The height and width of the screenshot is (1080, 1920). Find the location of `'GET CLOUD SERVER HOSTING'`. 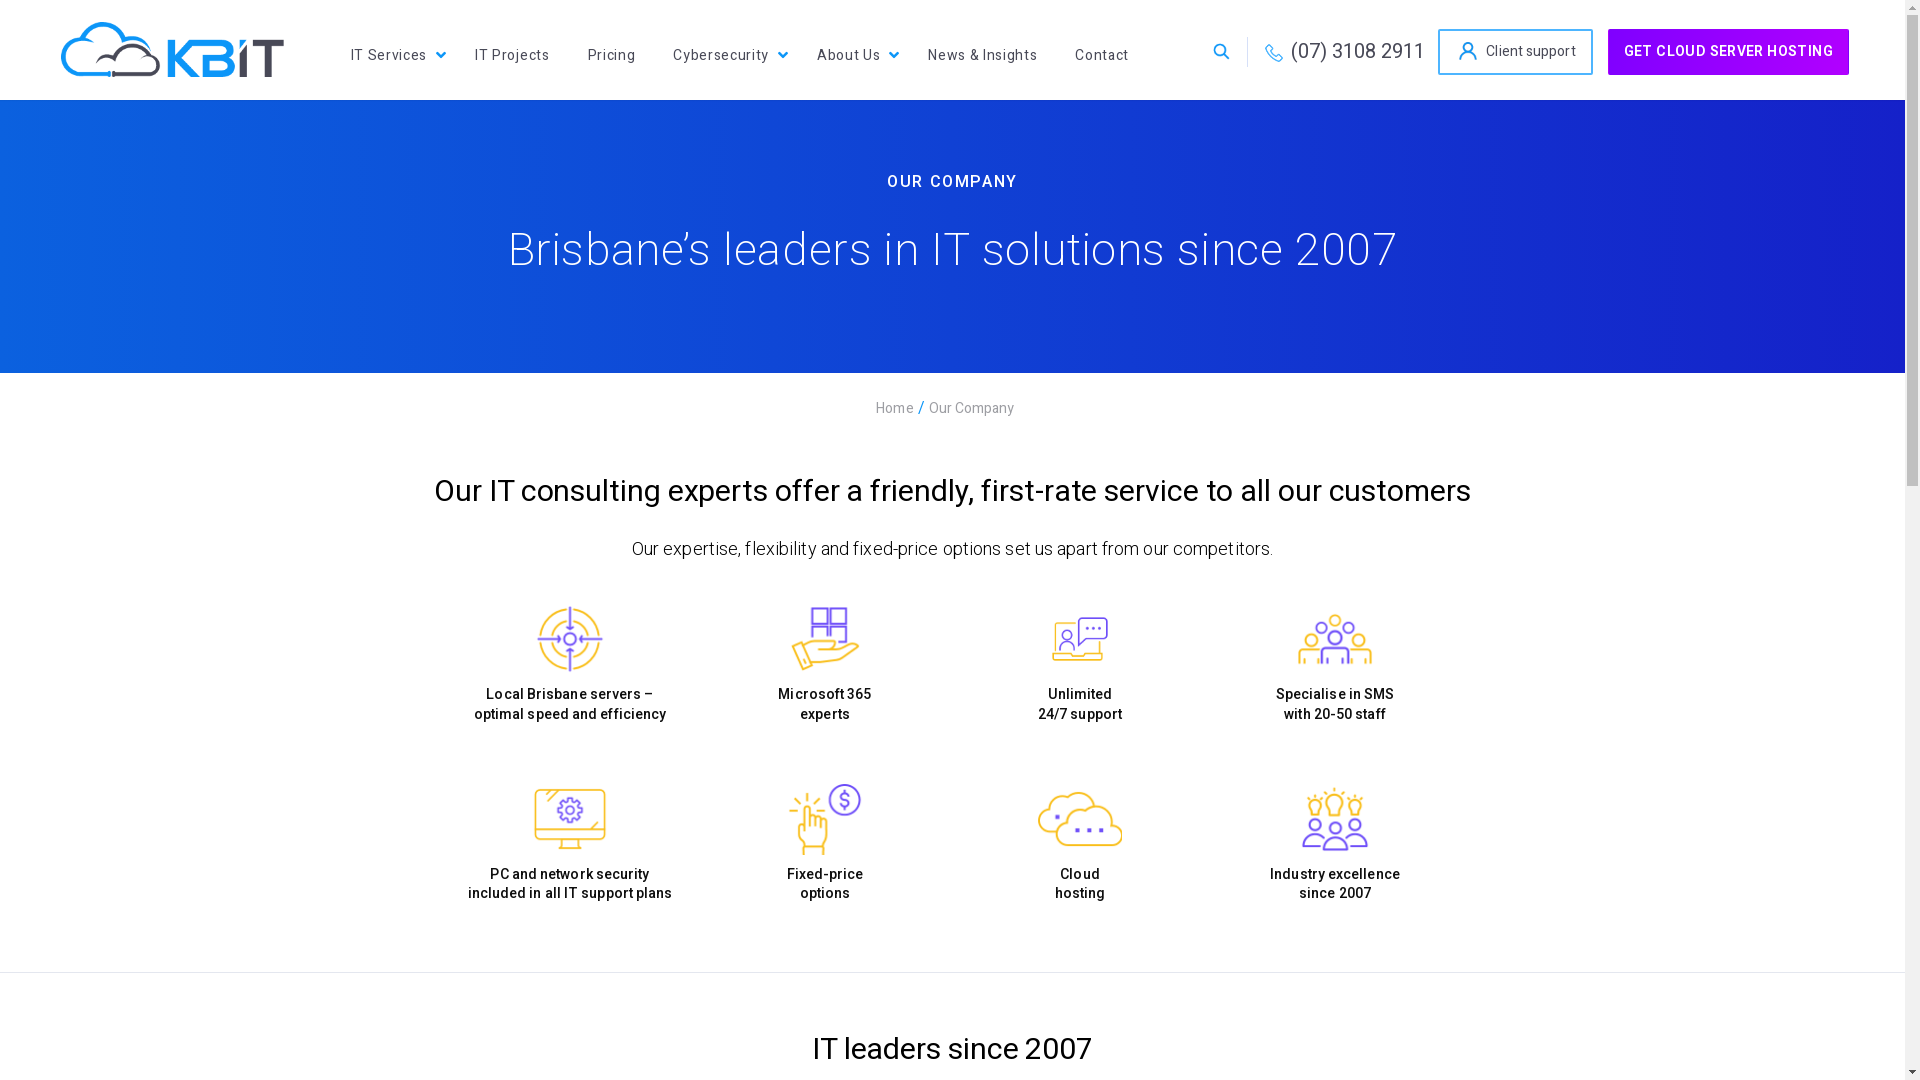

'GET CLOUD SERVER HOSTING' is located at coordinates (1727, 50).